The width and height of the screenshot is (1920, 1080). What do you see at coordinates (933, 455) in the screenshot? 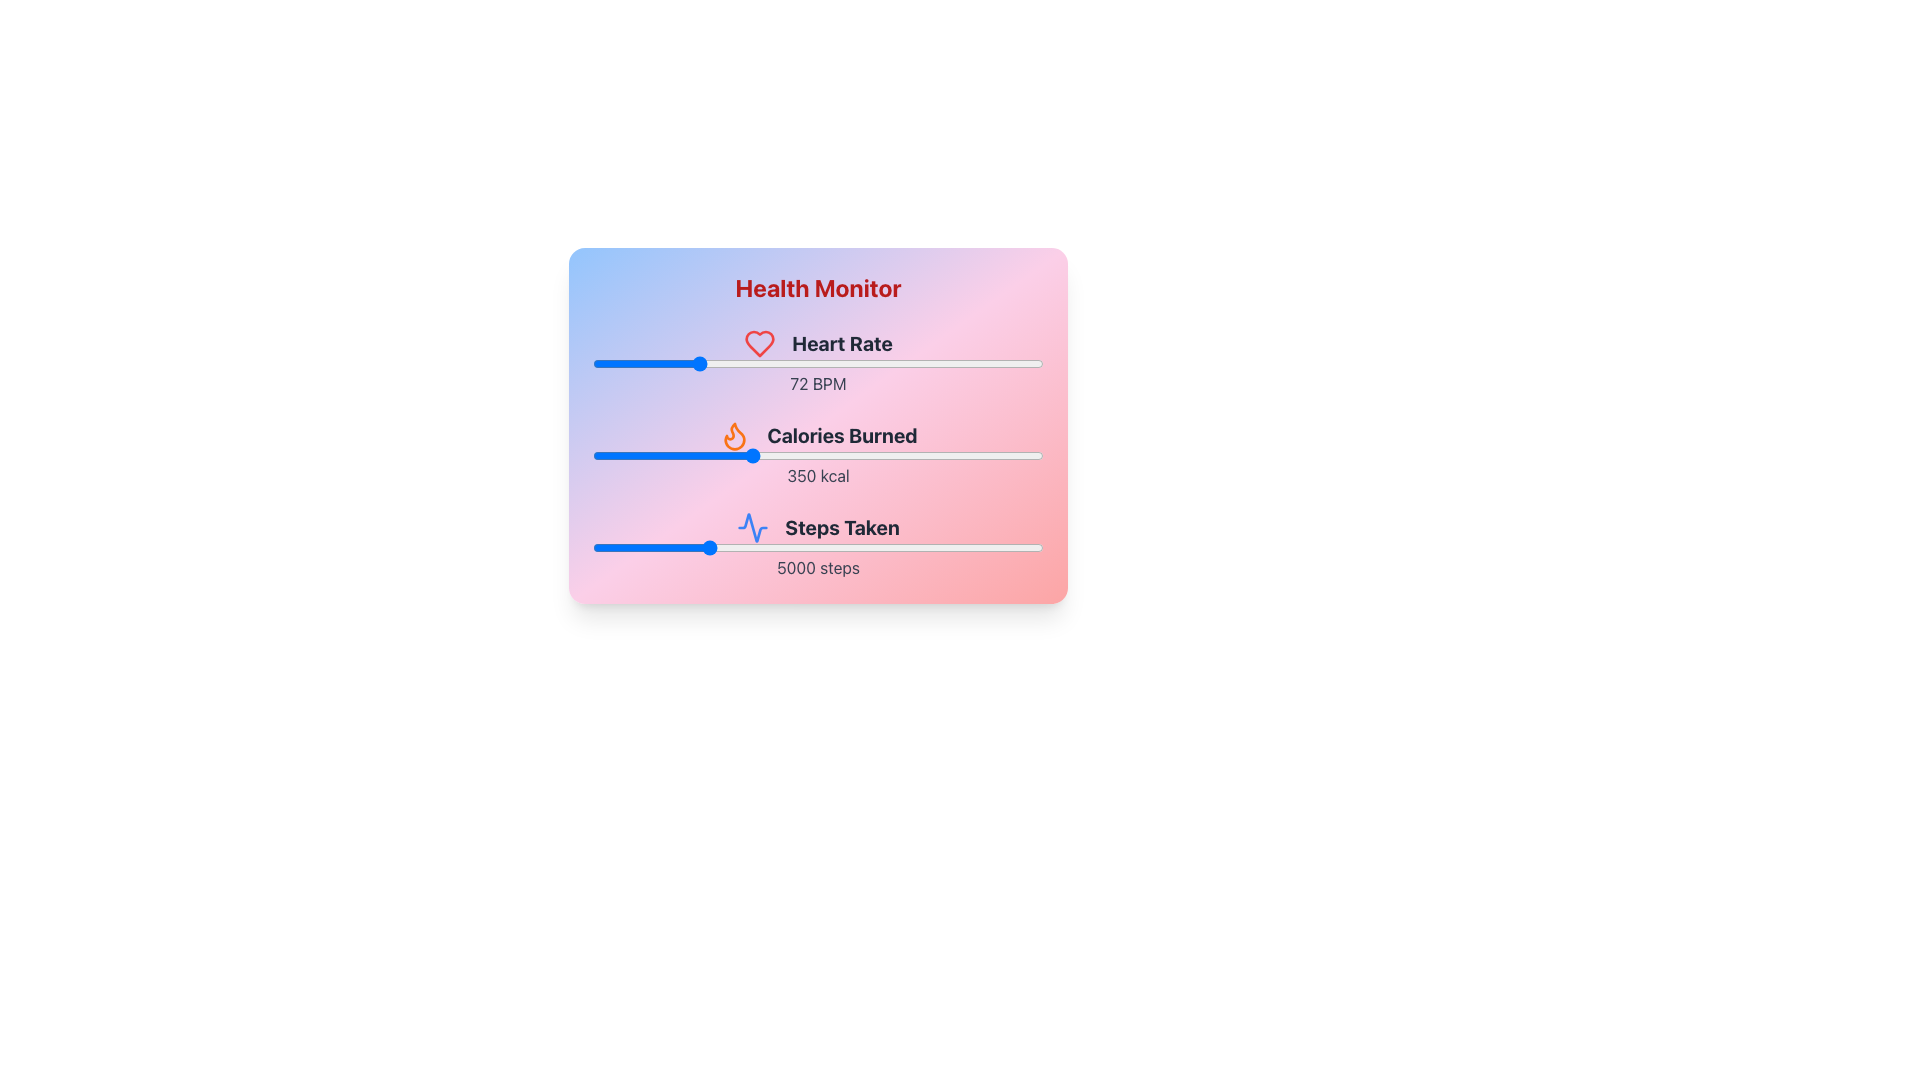
I see `the calories burned slider` at bounding box center [933, 455].